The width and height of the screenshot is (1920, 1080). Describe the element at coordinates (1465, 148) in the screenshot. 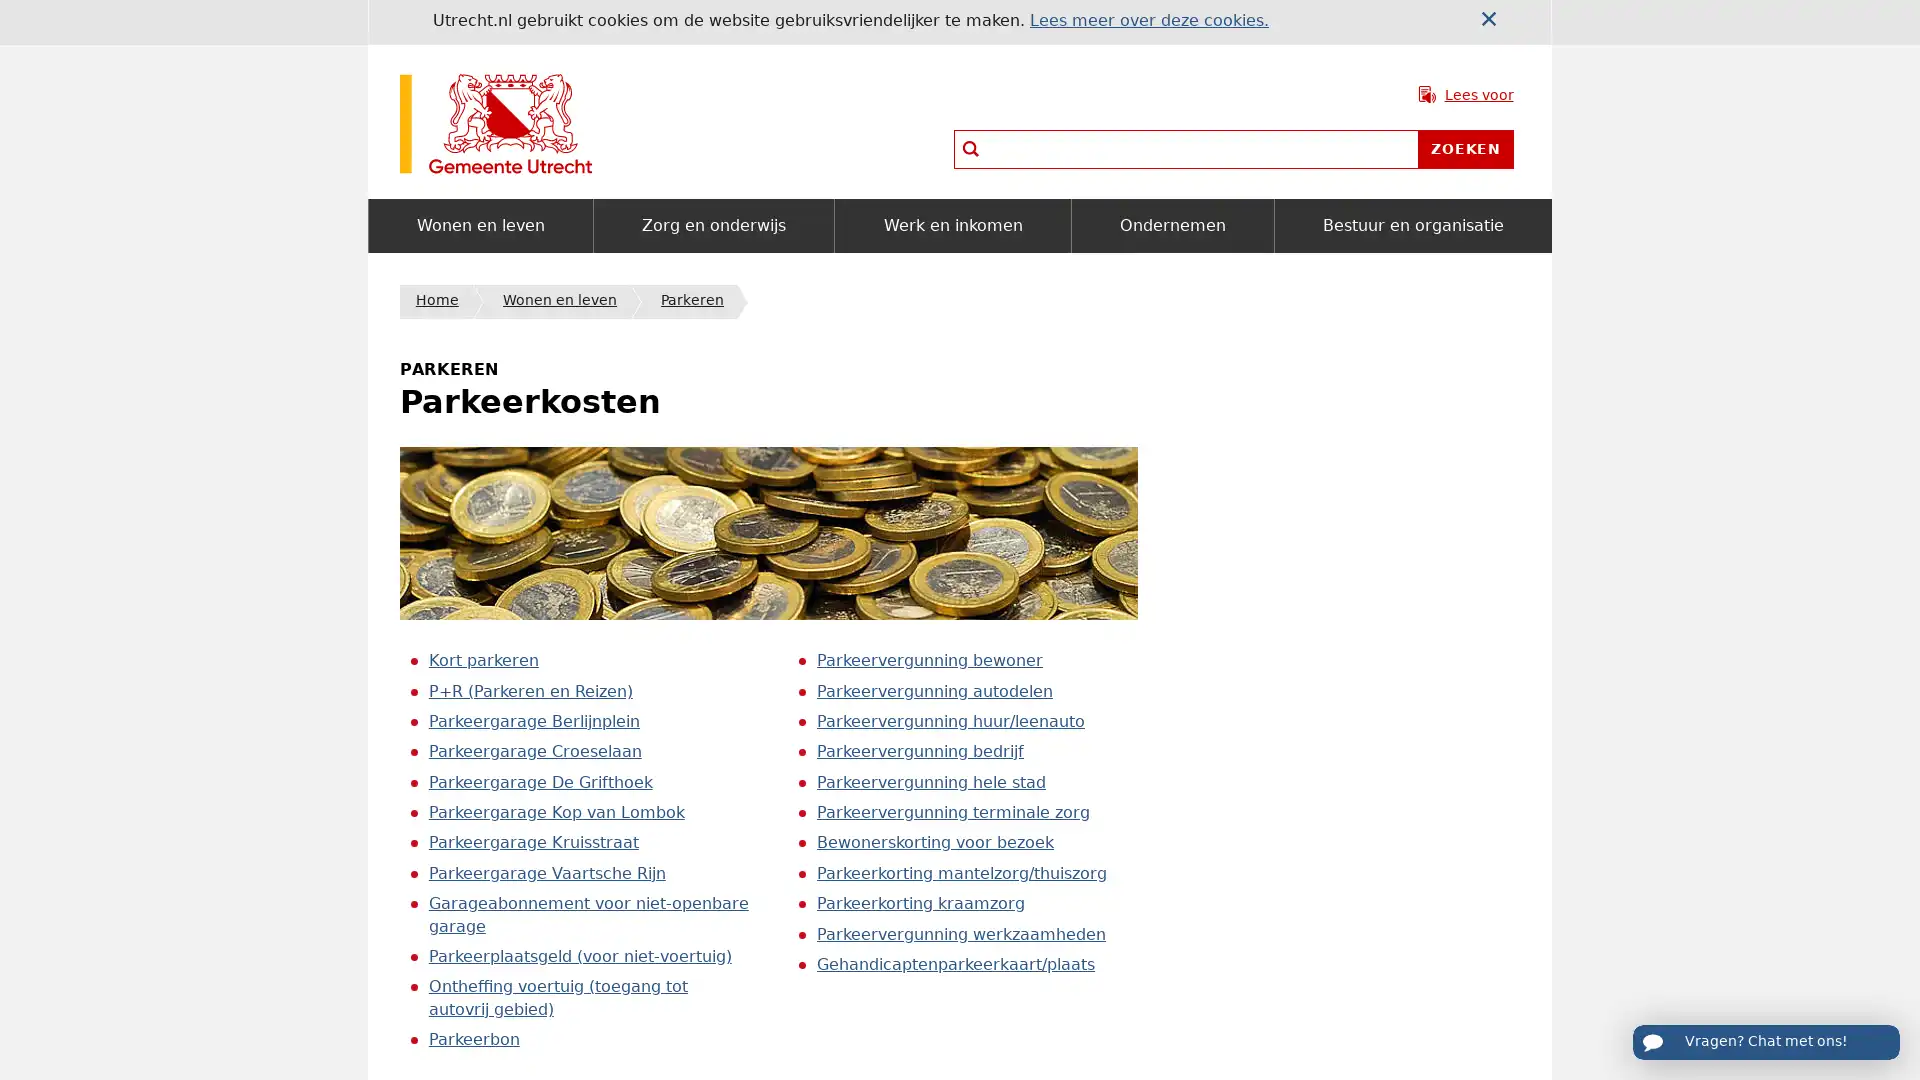

I see `Zoeken` at that location.